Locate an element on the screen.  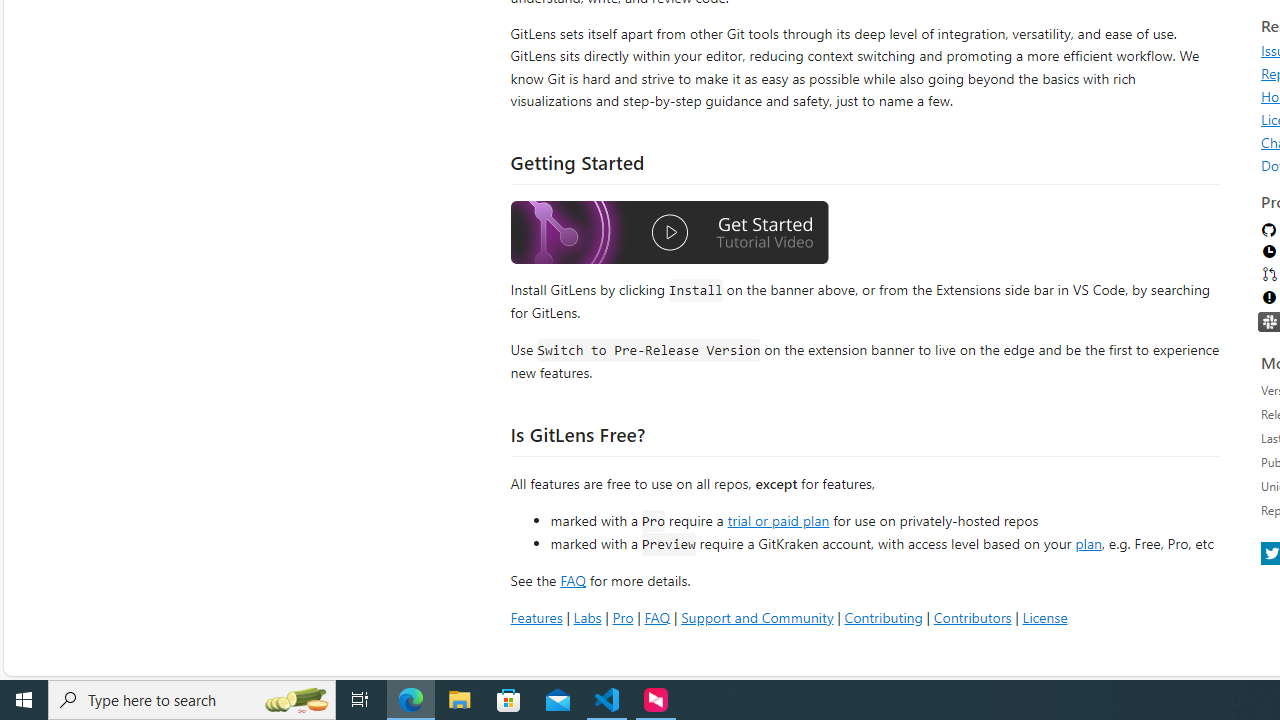
'Contributors' is located at coordinates (972, 616).